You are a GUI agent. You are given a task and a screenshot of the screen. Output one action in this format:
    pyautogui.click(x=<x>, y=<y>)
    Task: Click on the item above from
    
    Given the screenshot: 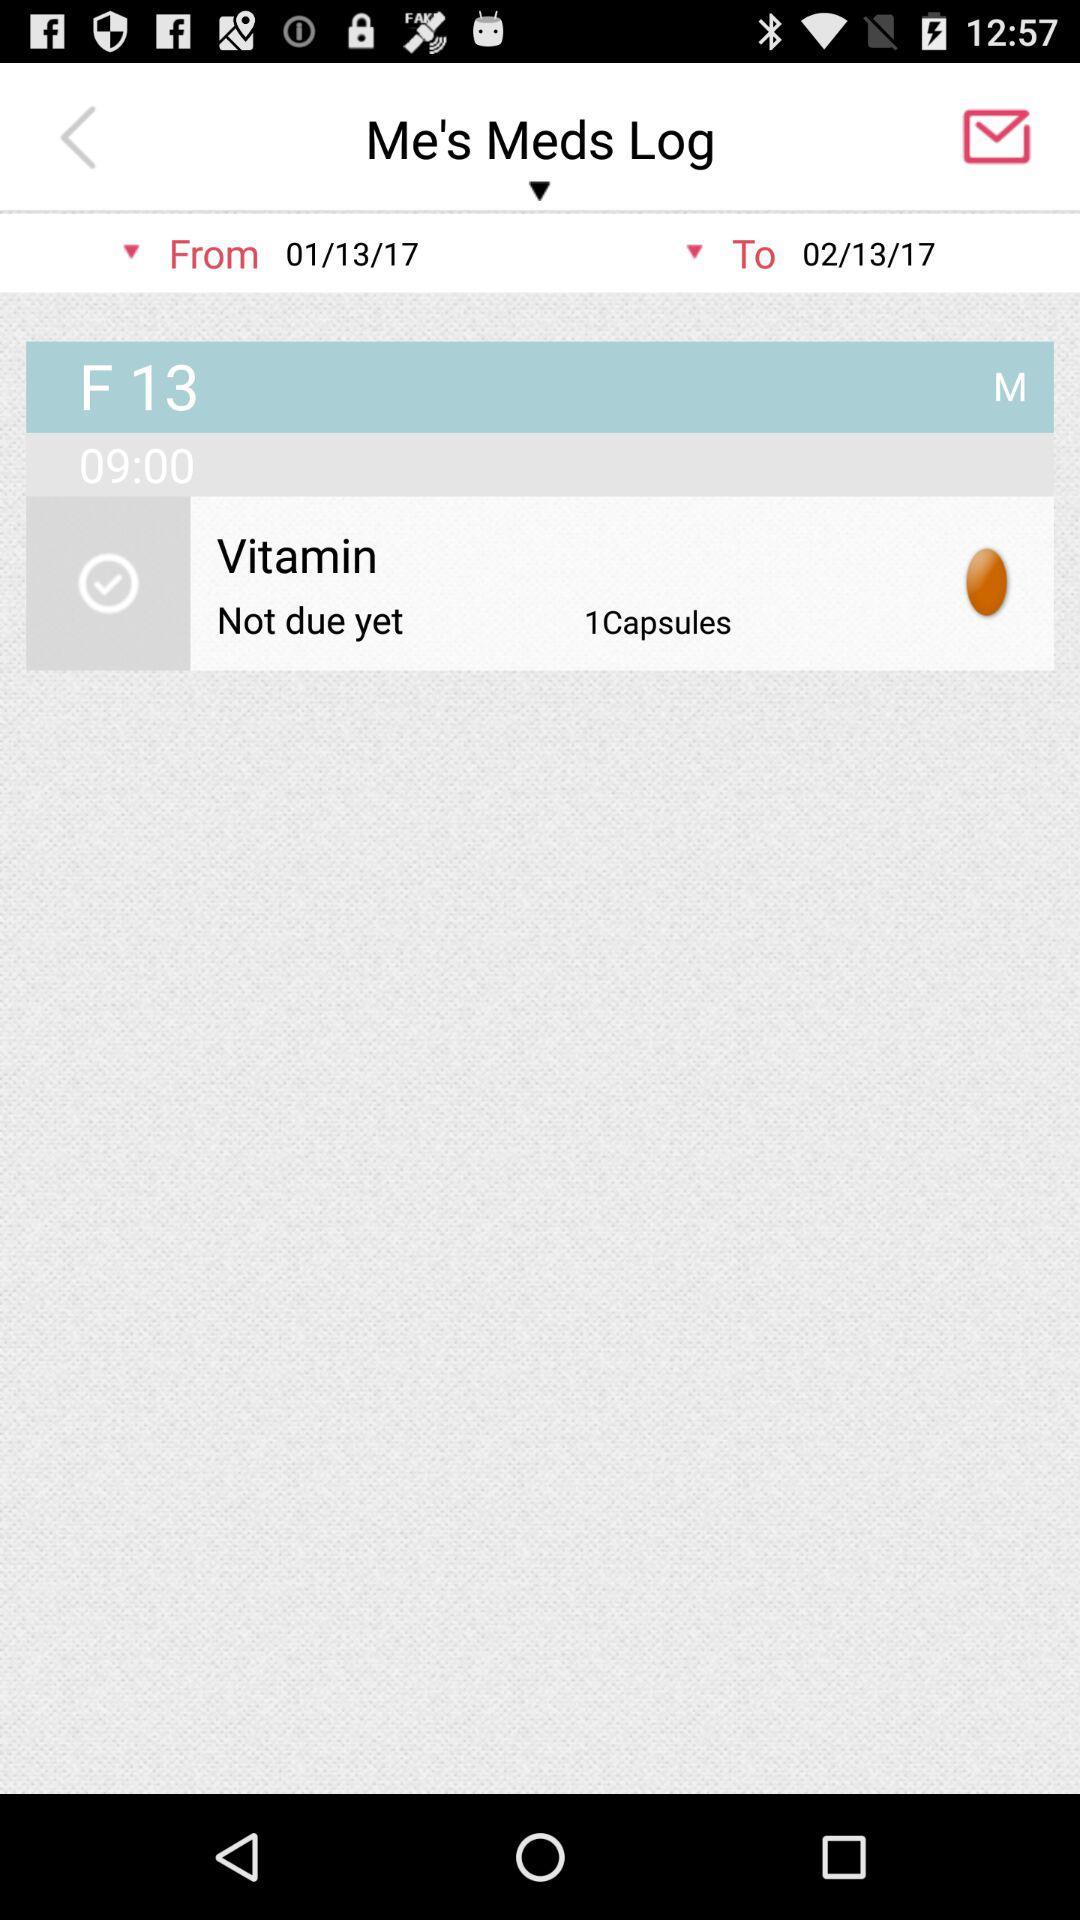 What is the action you would take?
    pyautogui.click(x=82, y=137)
    